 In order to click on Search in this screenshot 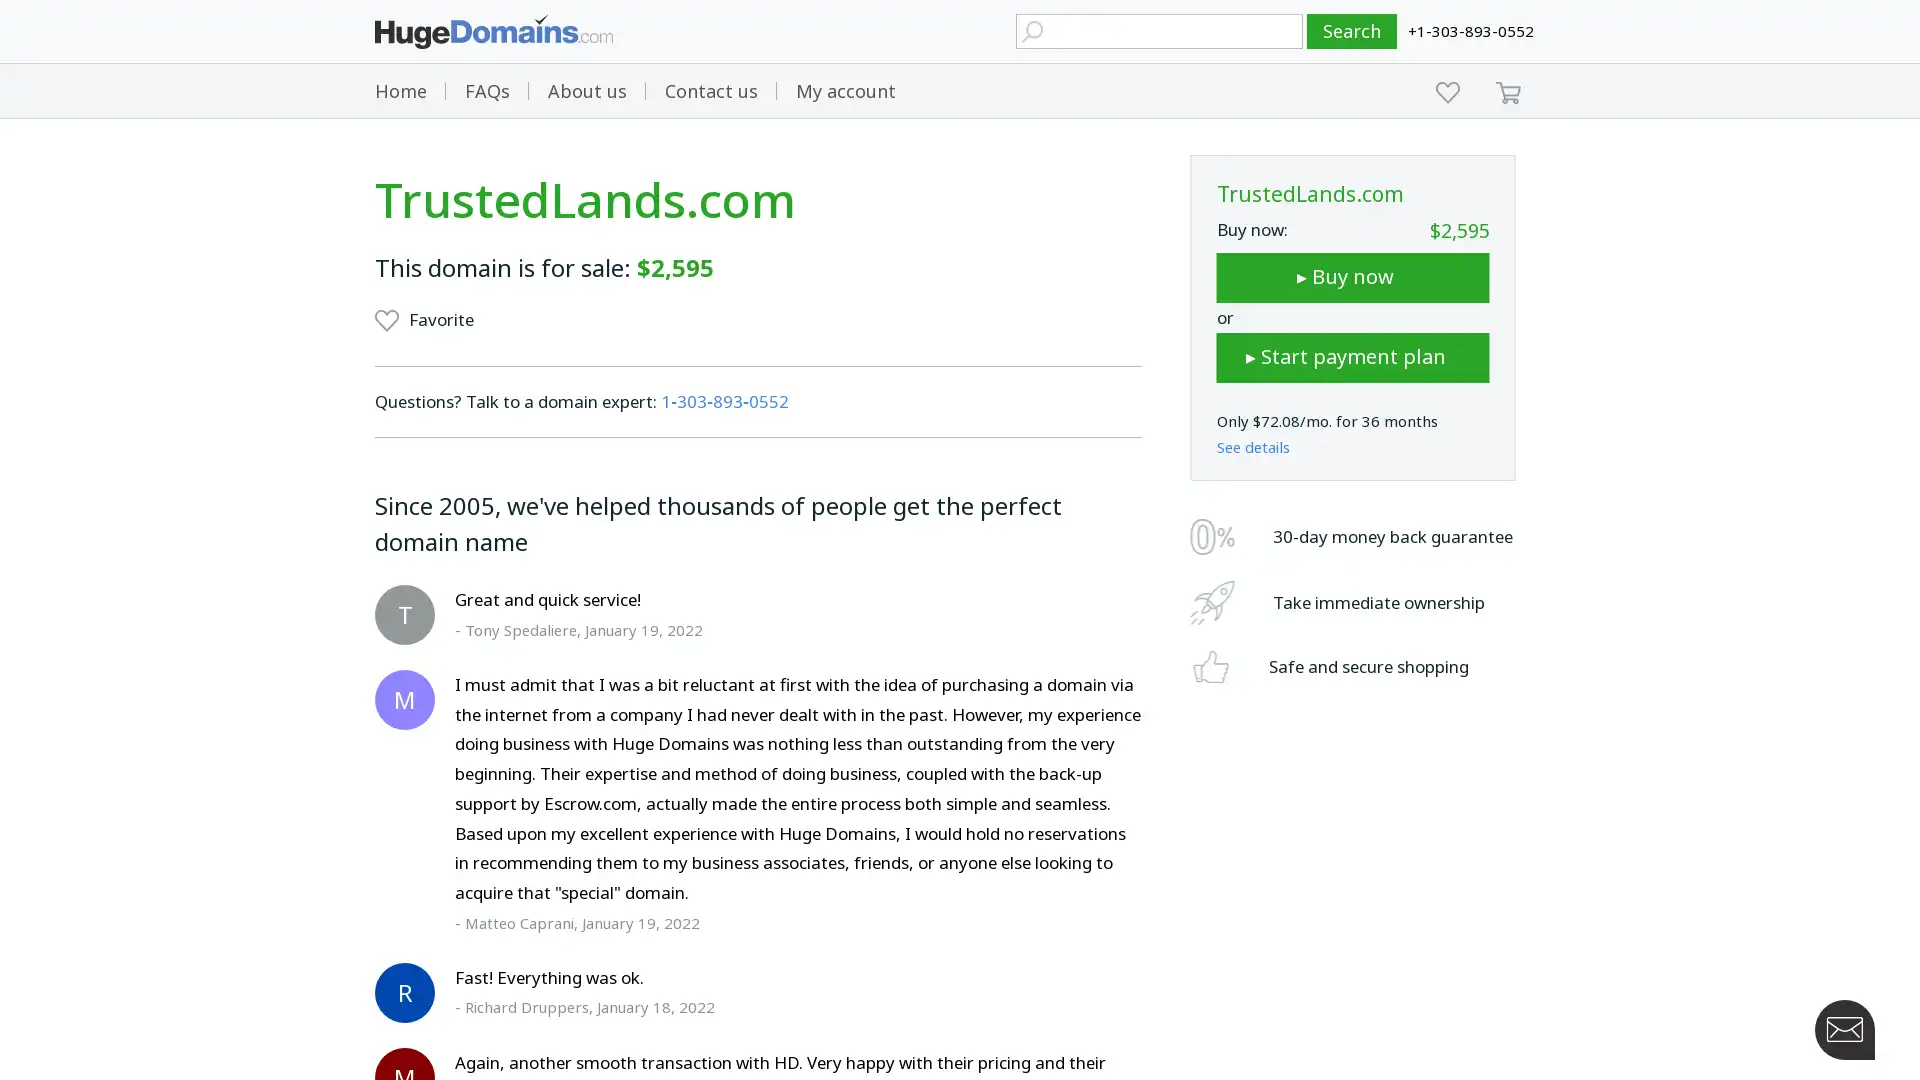, I will do `click(1352, 31)`.